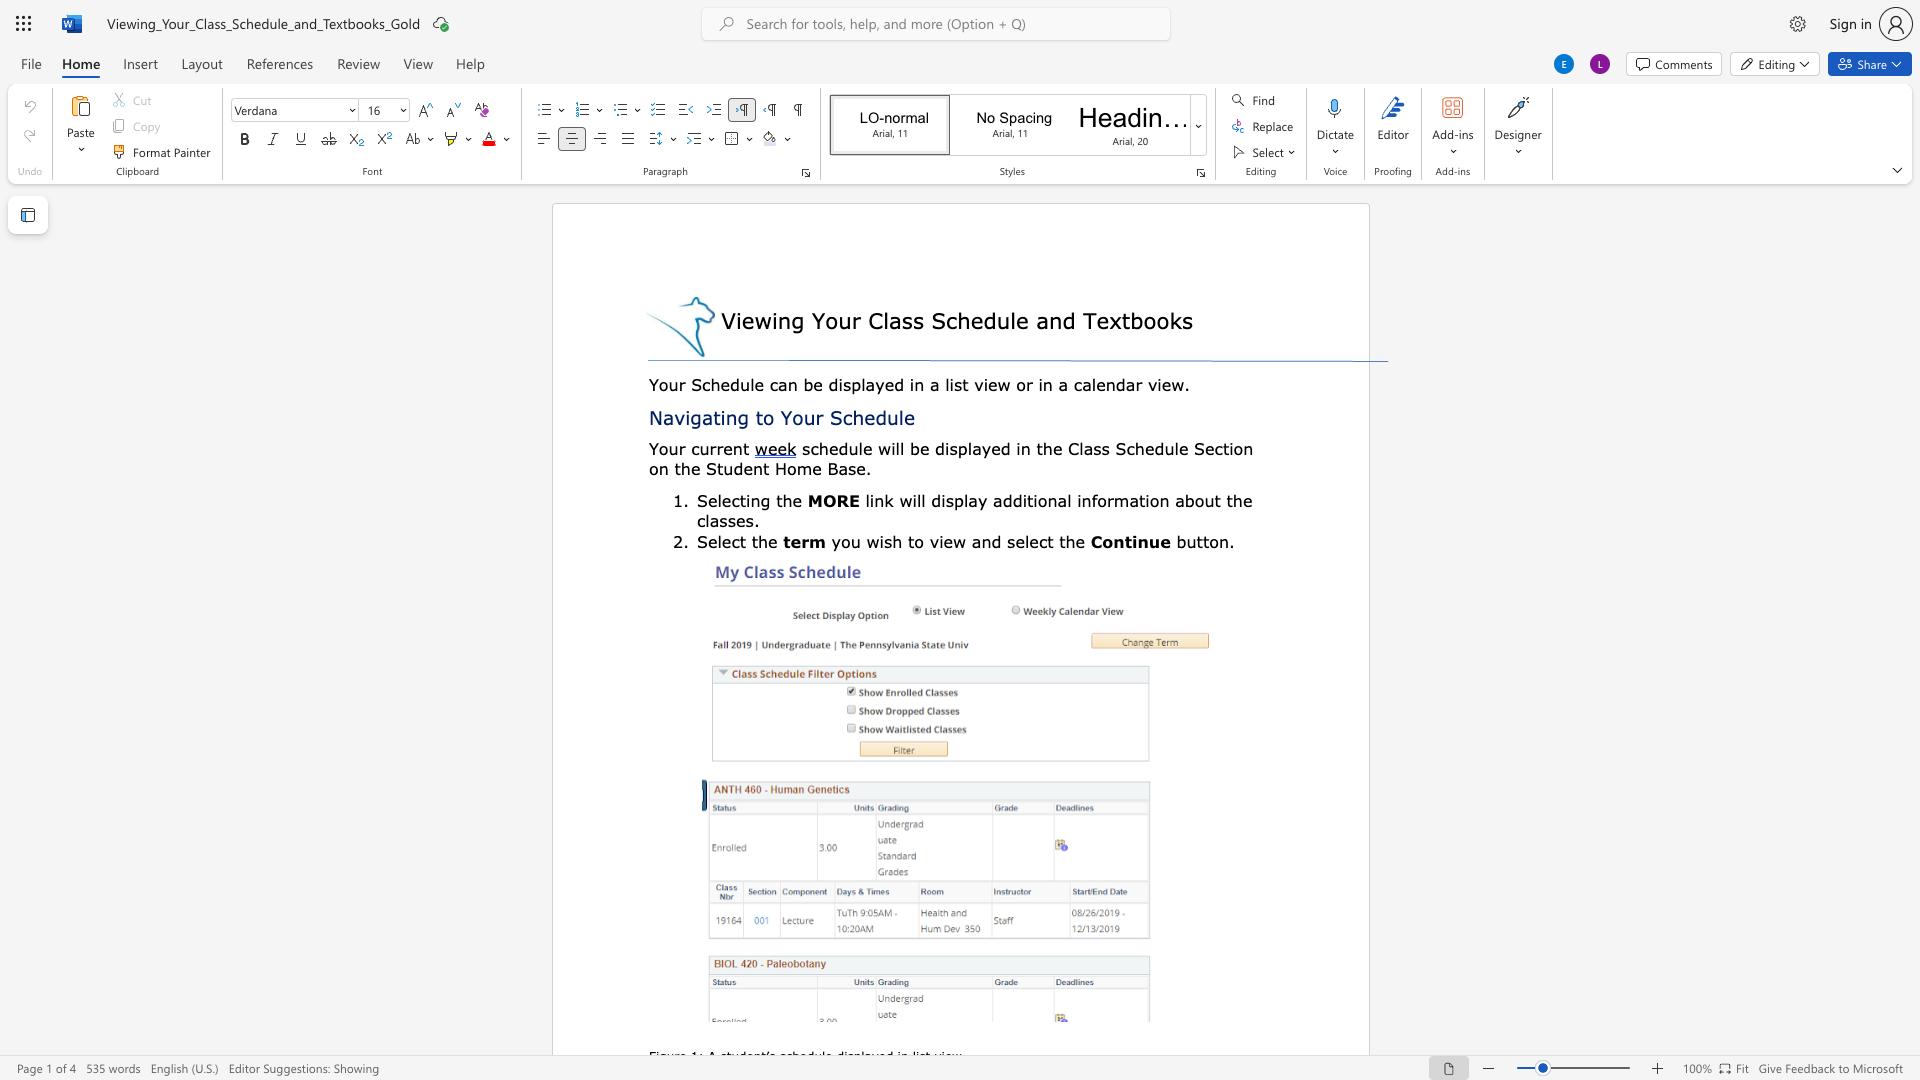 This screenshot has height=1080, width=1920. What do you see at coordinates (833, 384) in the screenshot?
I see `the 2th character "d" in the text` at bounding box center [833, 384].